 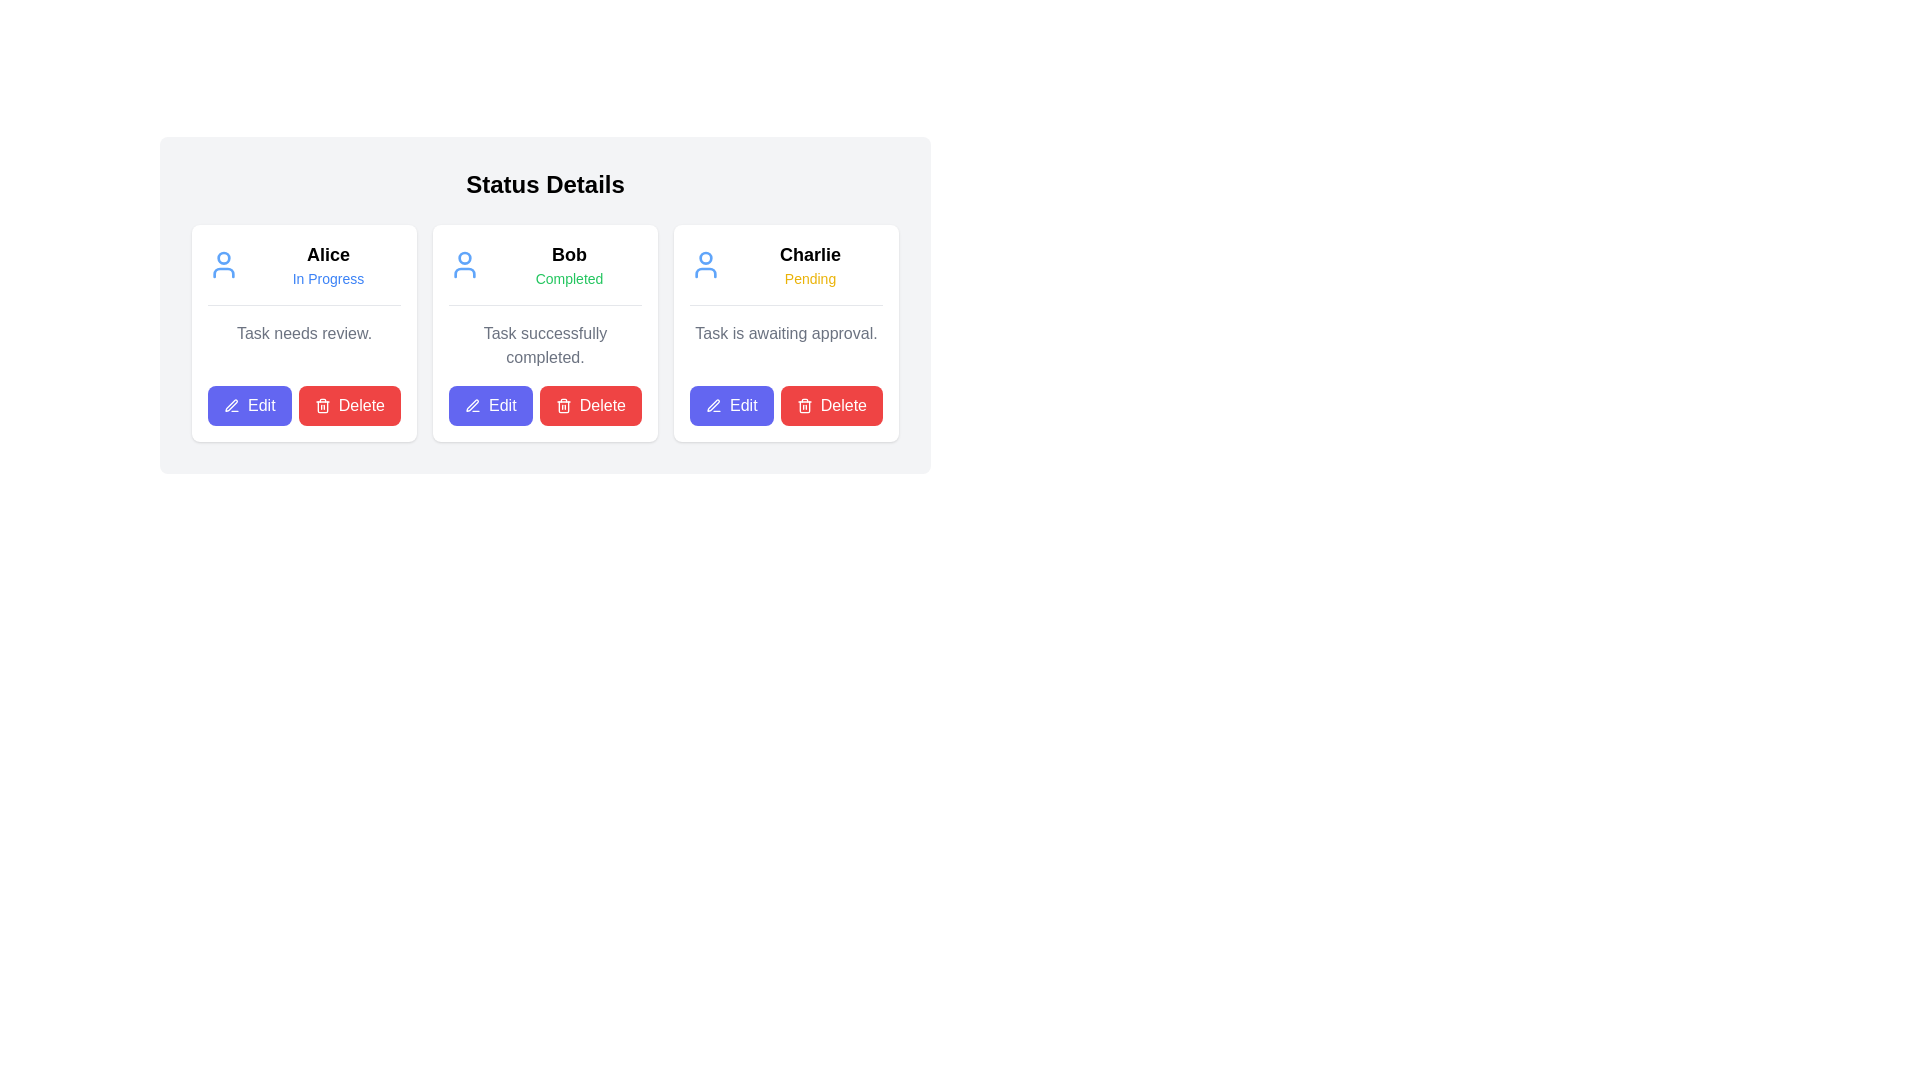 What do you see at coordinates (705, 257) in the screenshot?
I see `the inner circular shape of the user profile icon in the third card (Charlie) of the row of user cards` at bounding box center [705, 257].